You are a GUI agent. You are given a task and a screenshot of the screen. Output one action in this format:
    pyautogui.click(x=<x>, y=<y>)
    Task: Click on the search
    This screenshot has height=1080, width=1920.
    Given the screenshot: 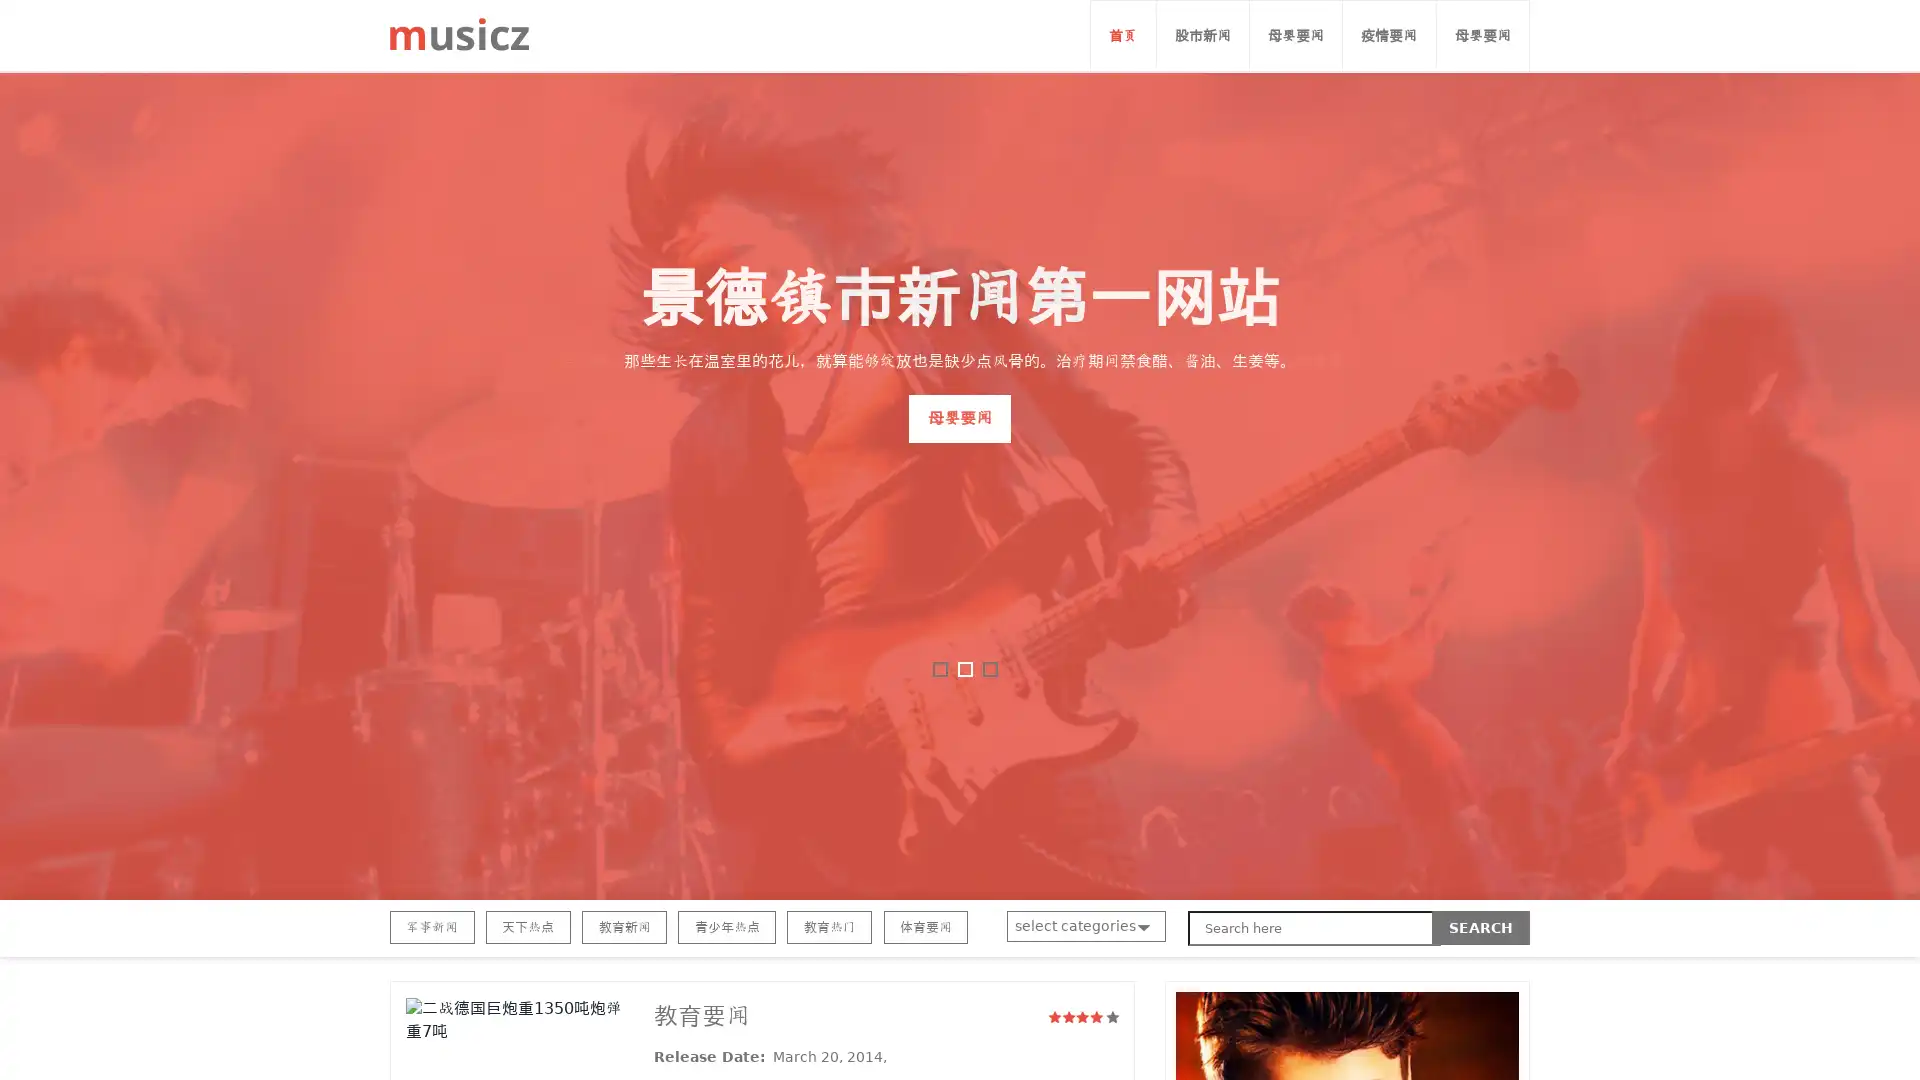 What is the action you would take?
    pyautogui.click(x=1481, y=928)
    